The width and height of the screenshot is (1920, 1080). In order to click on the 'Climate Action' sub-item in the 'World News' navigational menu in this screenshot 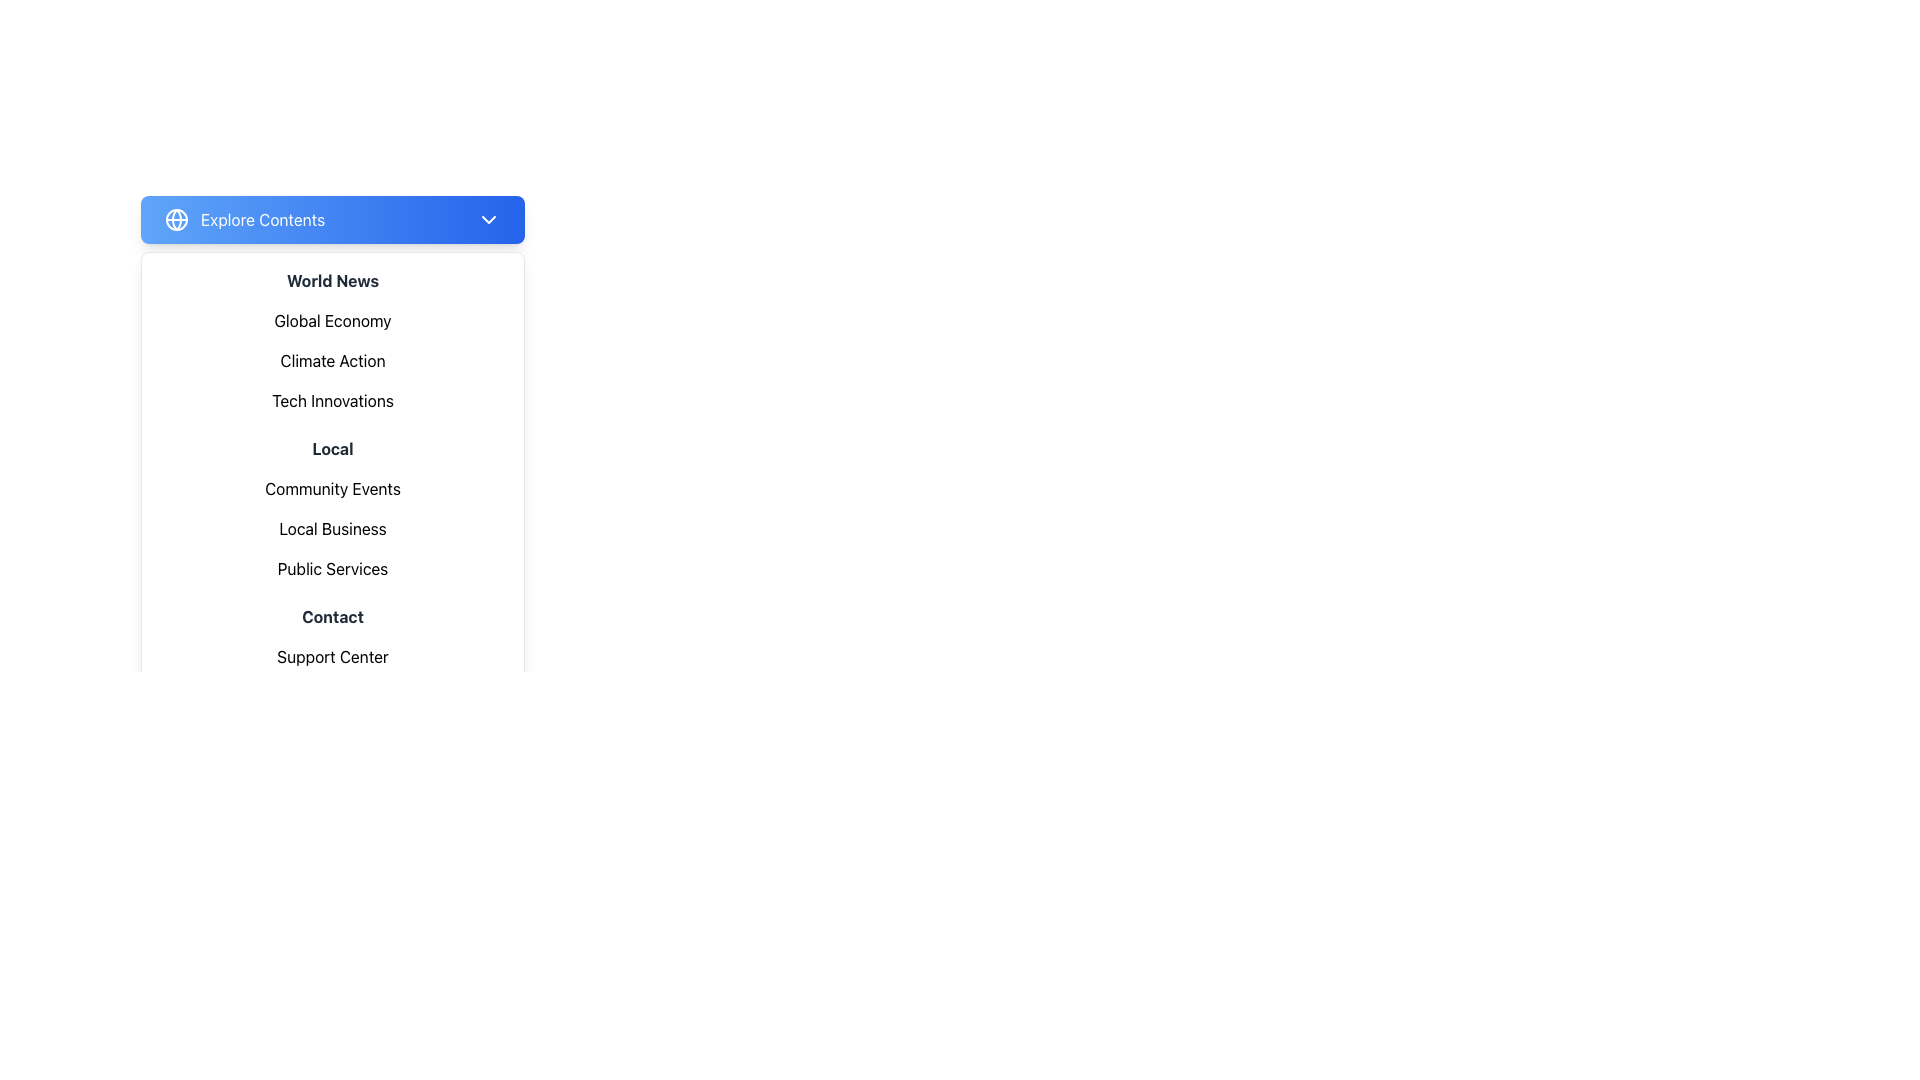, I will do `click(332, 343)`.